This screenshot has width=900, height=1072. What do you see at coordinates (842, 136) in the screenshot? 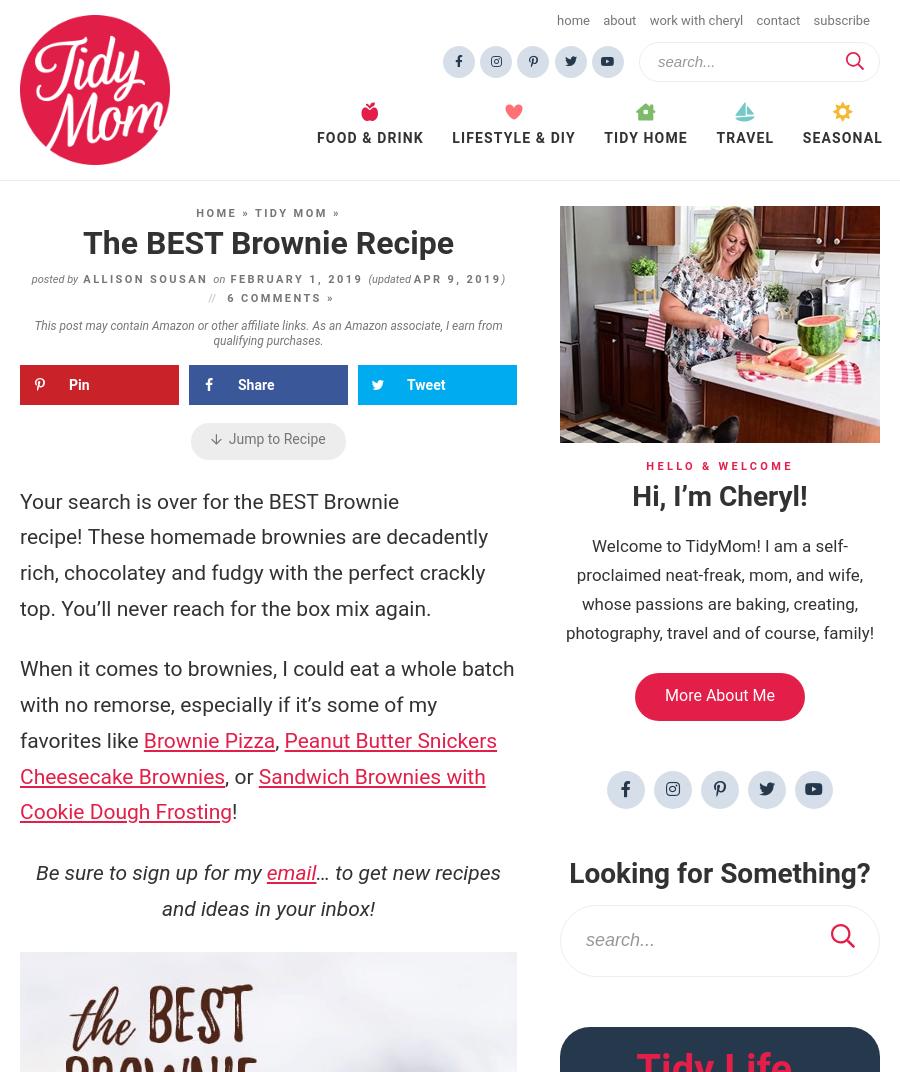
I see `'Seasonal'` at bounding box center [842, 136].